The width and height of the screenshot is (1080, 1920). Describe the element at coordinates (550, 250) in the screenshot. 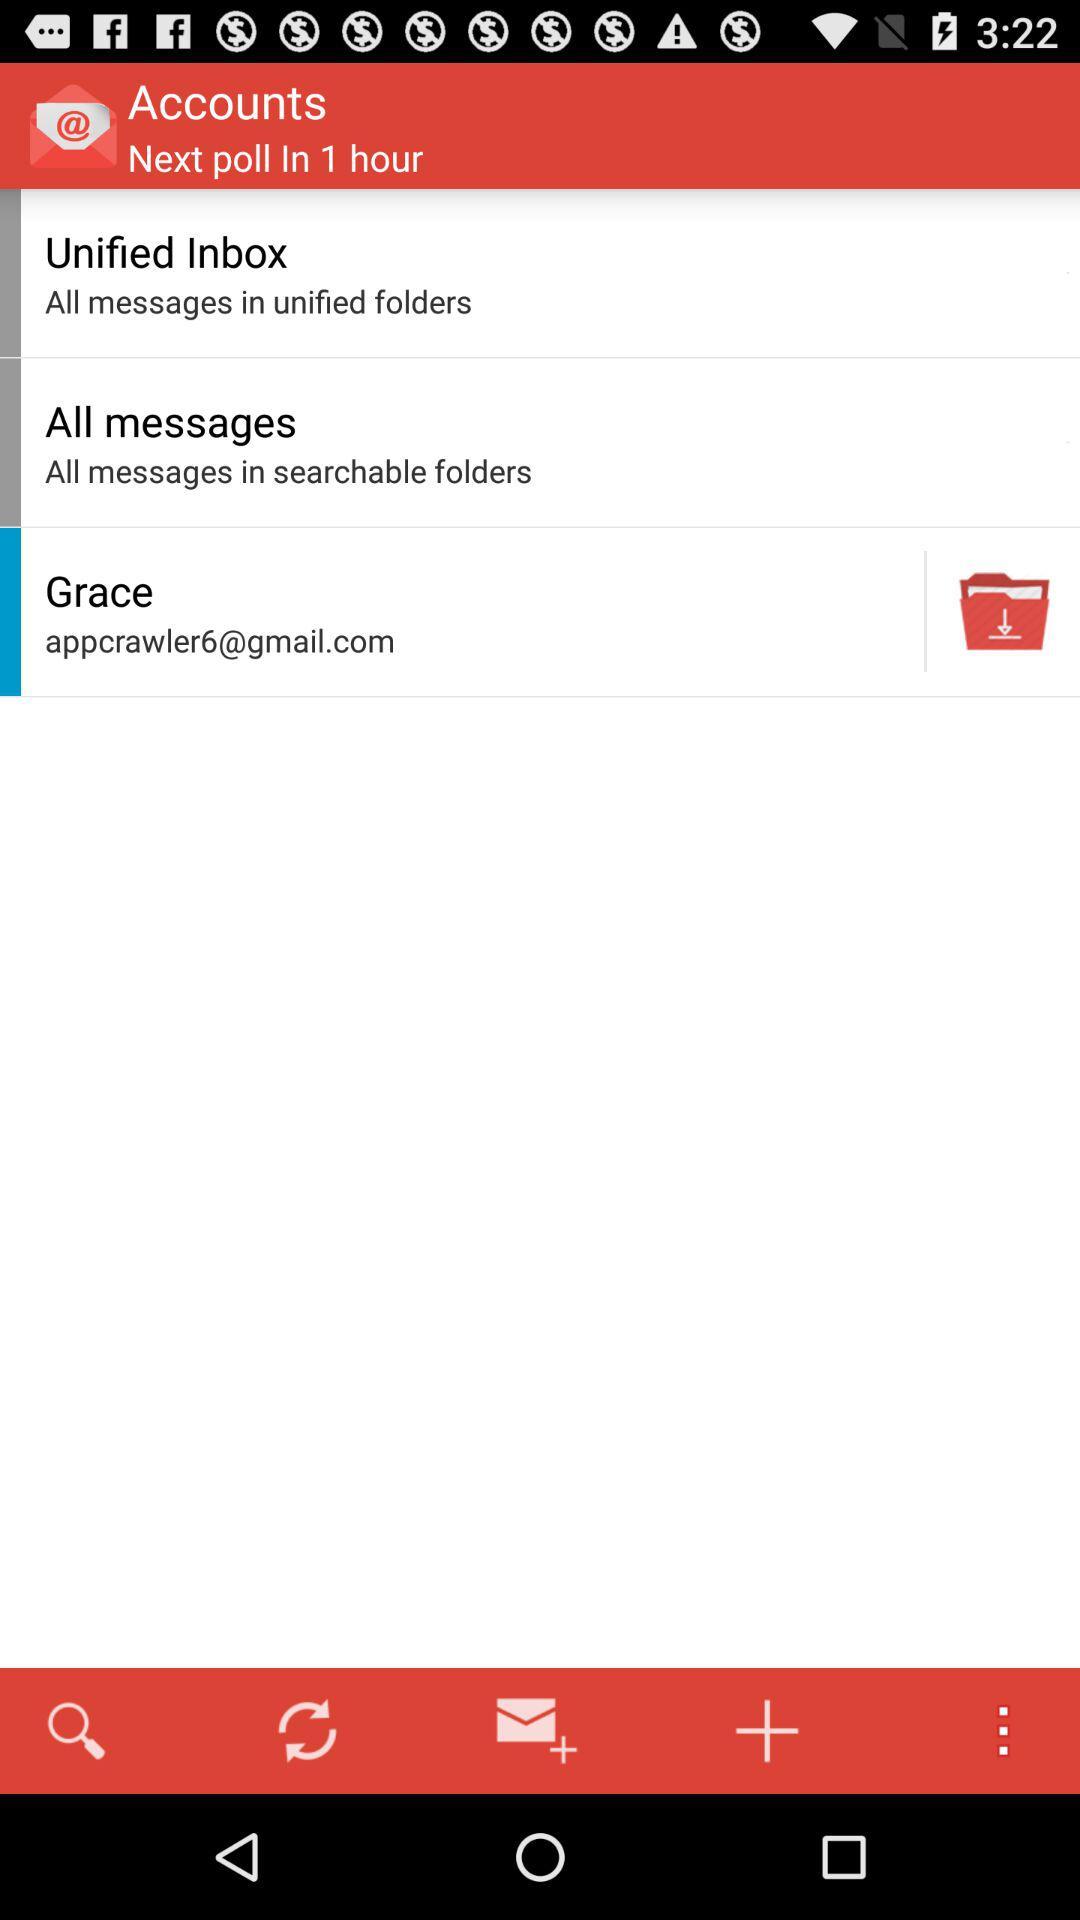

I see `app above all messages in item` at that location.